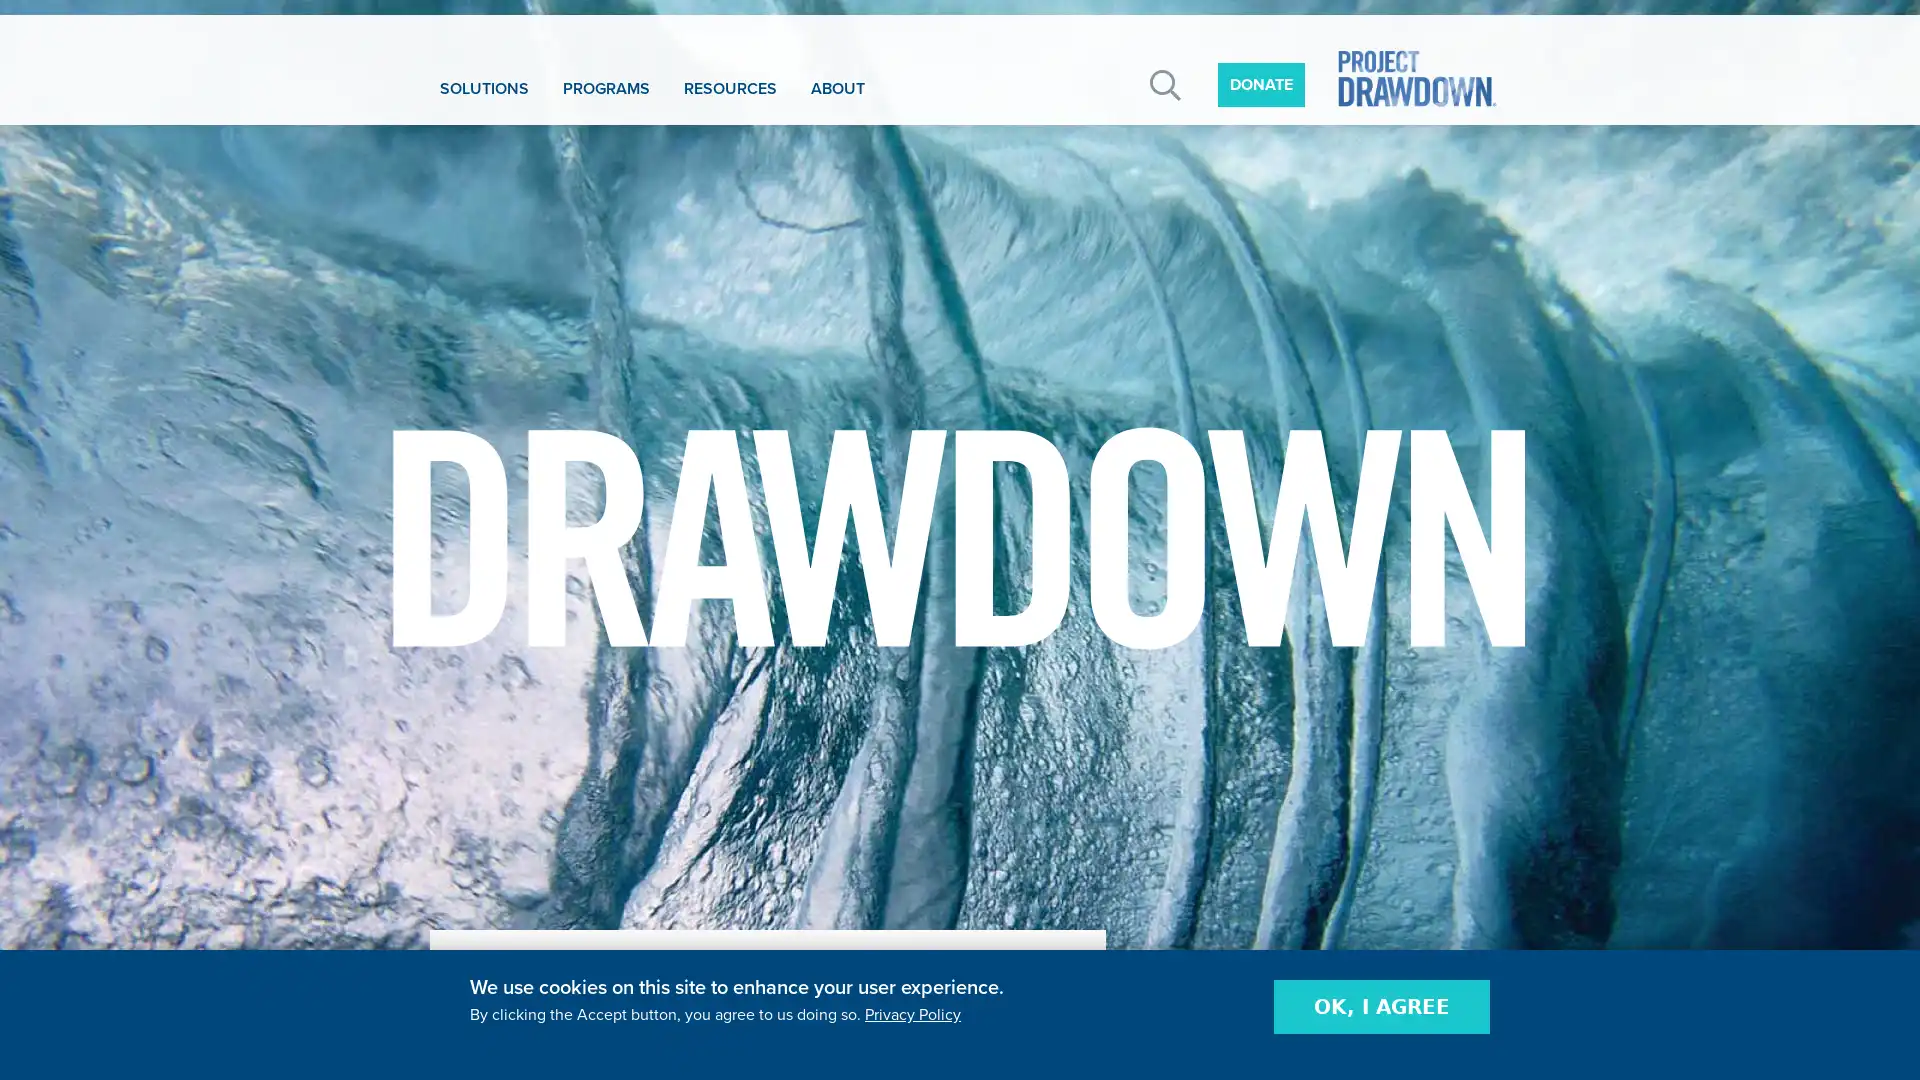 The width and height of the screenshot is (1920, 1080). Describe the element at coordinates (1381, 1006) in the screenshot. I see `OK, I AGREE` at that location.